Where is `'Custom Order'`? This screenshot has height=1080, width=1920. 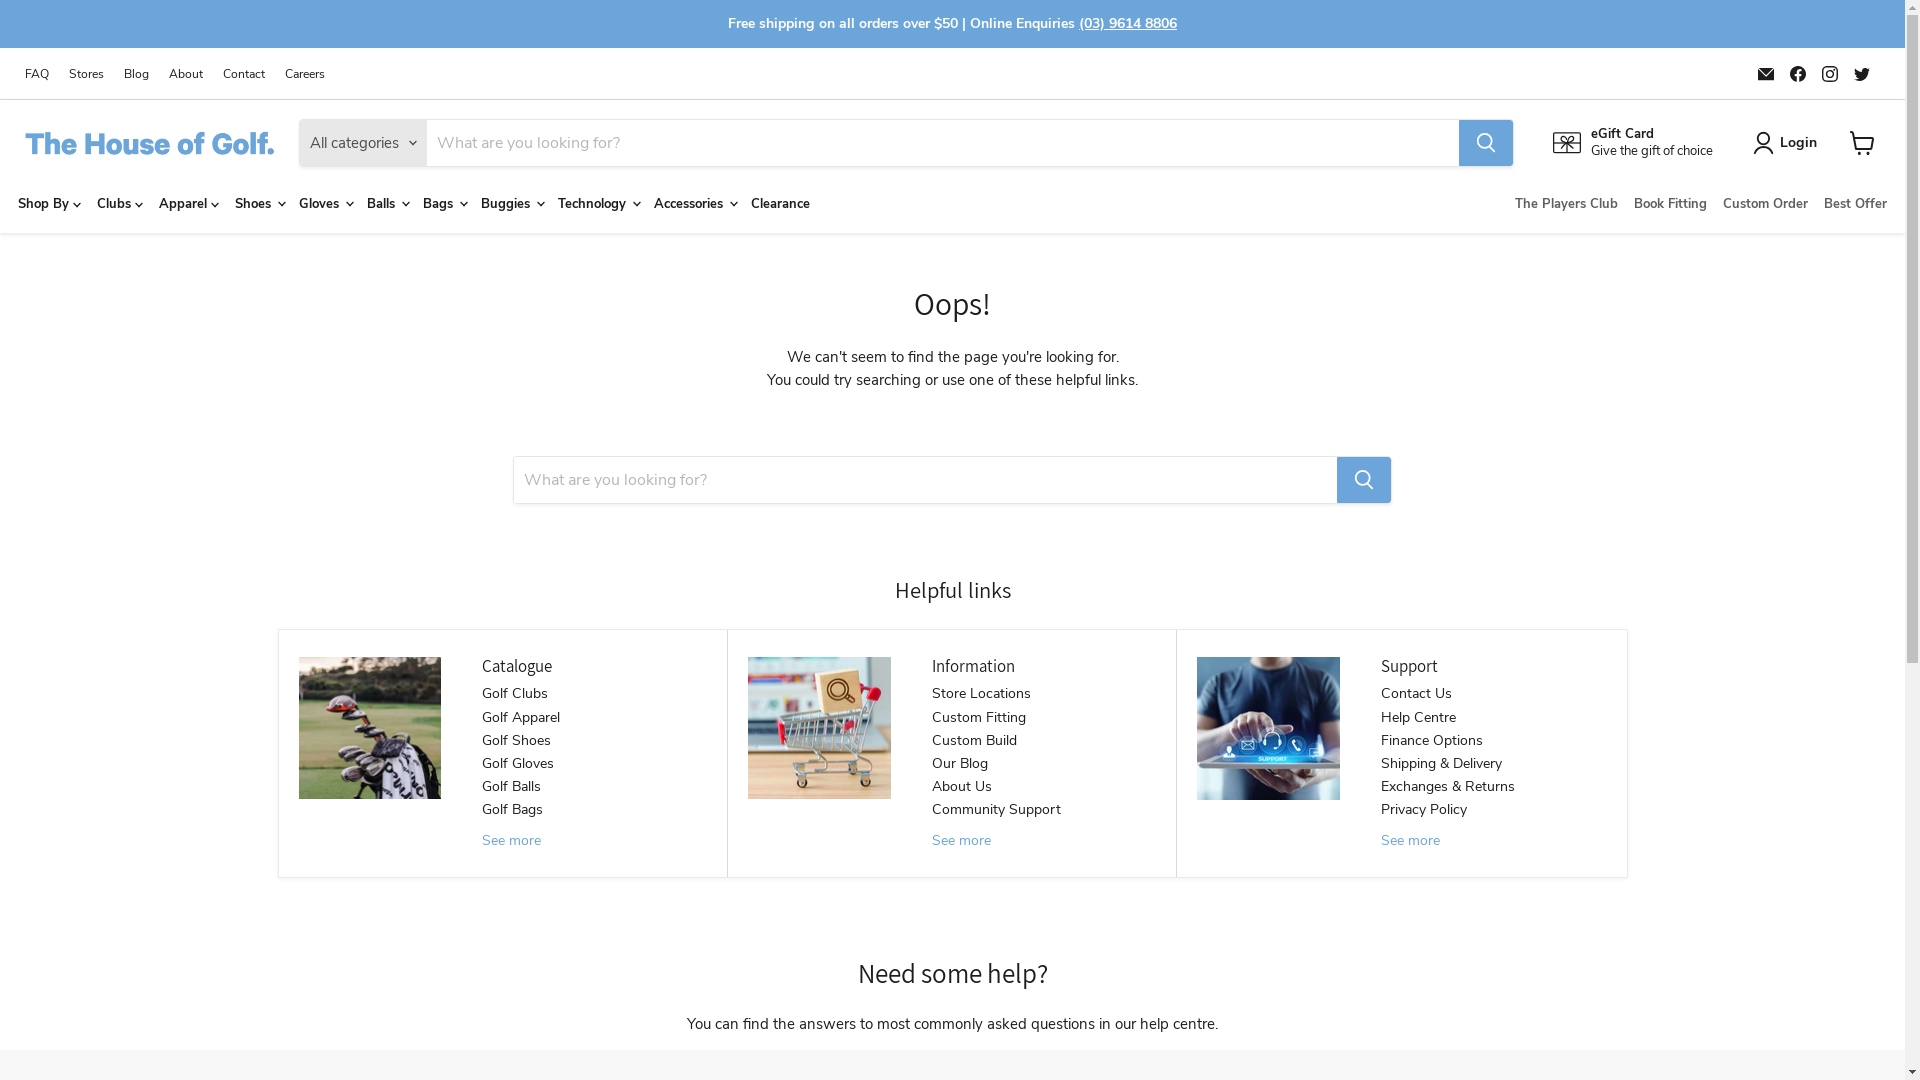
'Custom Order' is located at coordinates (1765, 204).